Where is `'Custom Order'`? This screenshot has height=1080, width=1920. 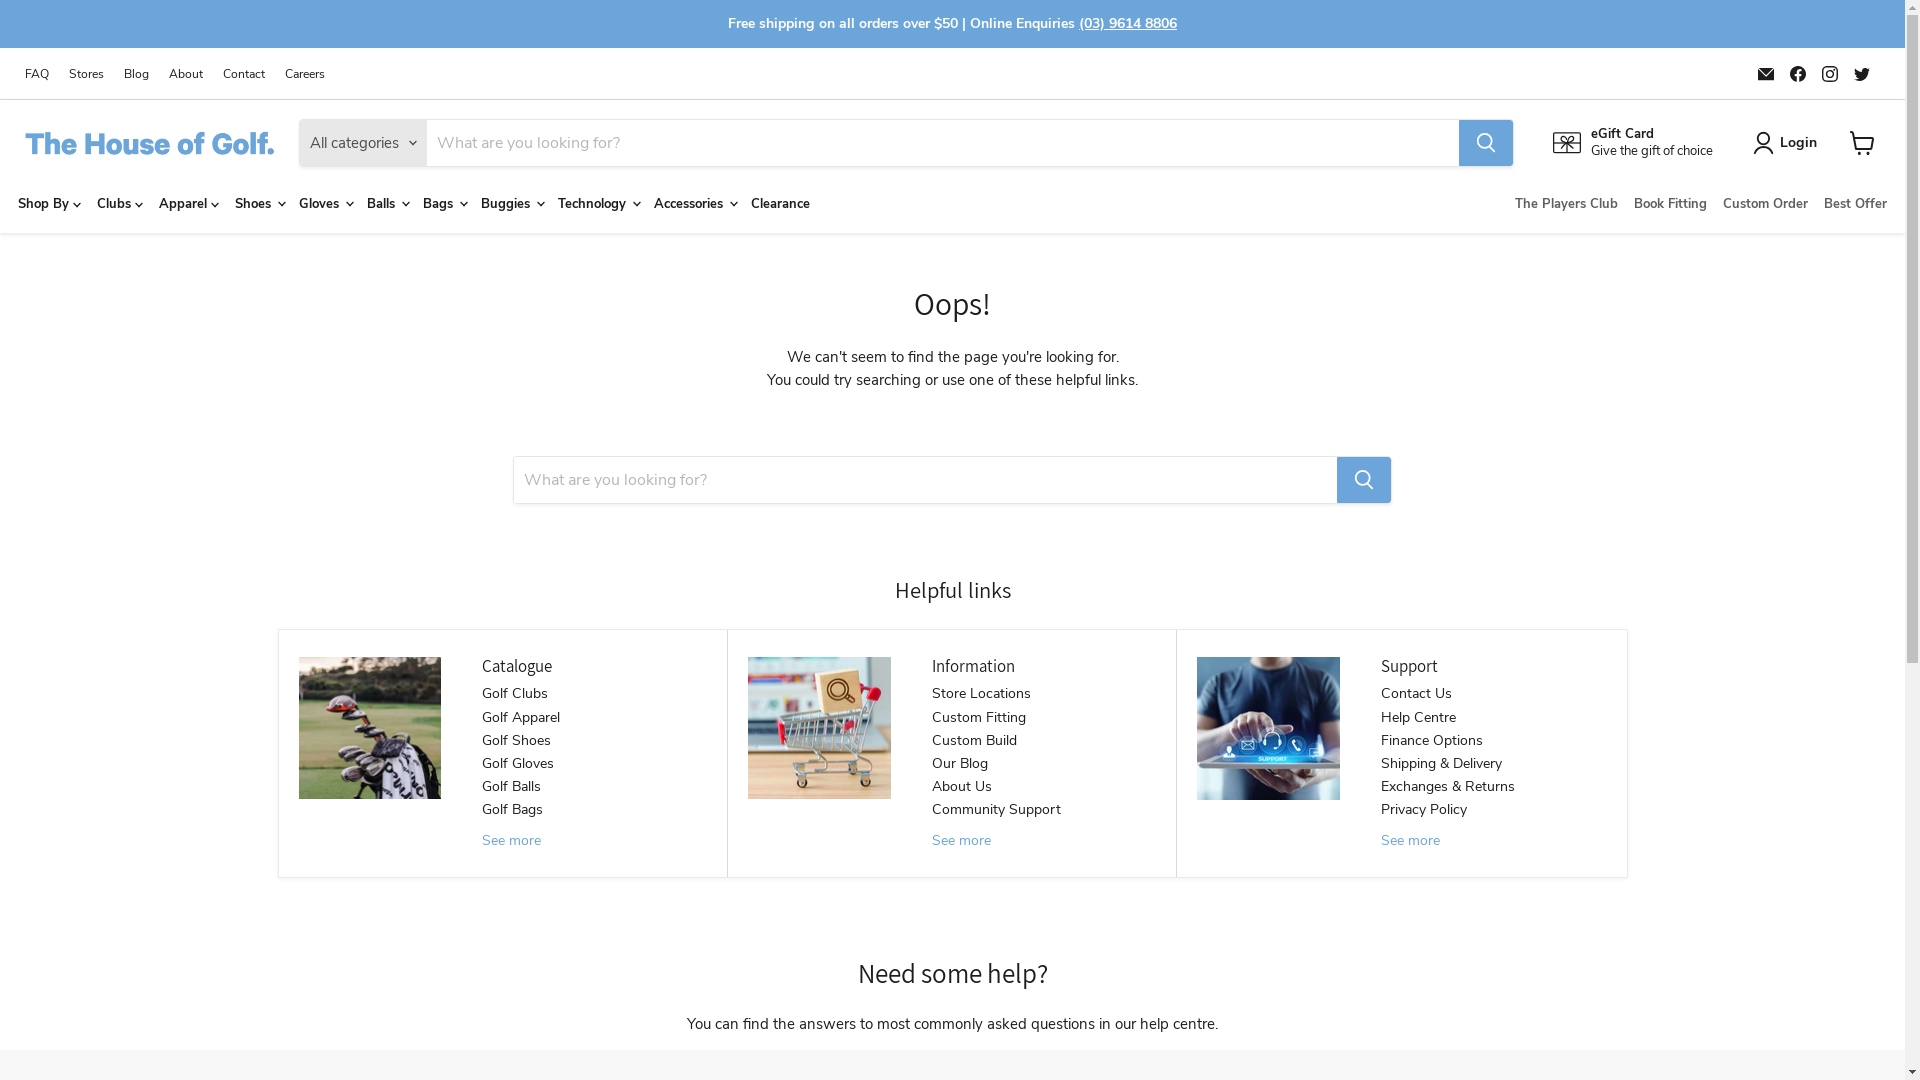
'Custom Order' is located at coordinates (1765, 204).